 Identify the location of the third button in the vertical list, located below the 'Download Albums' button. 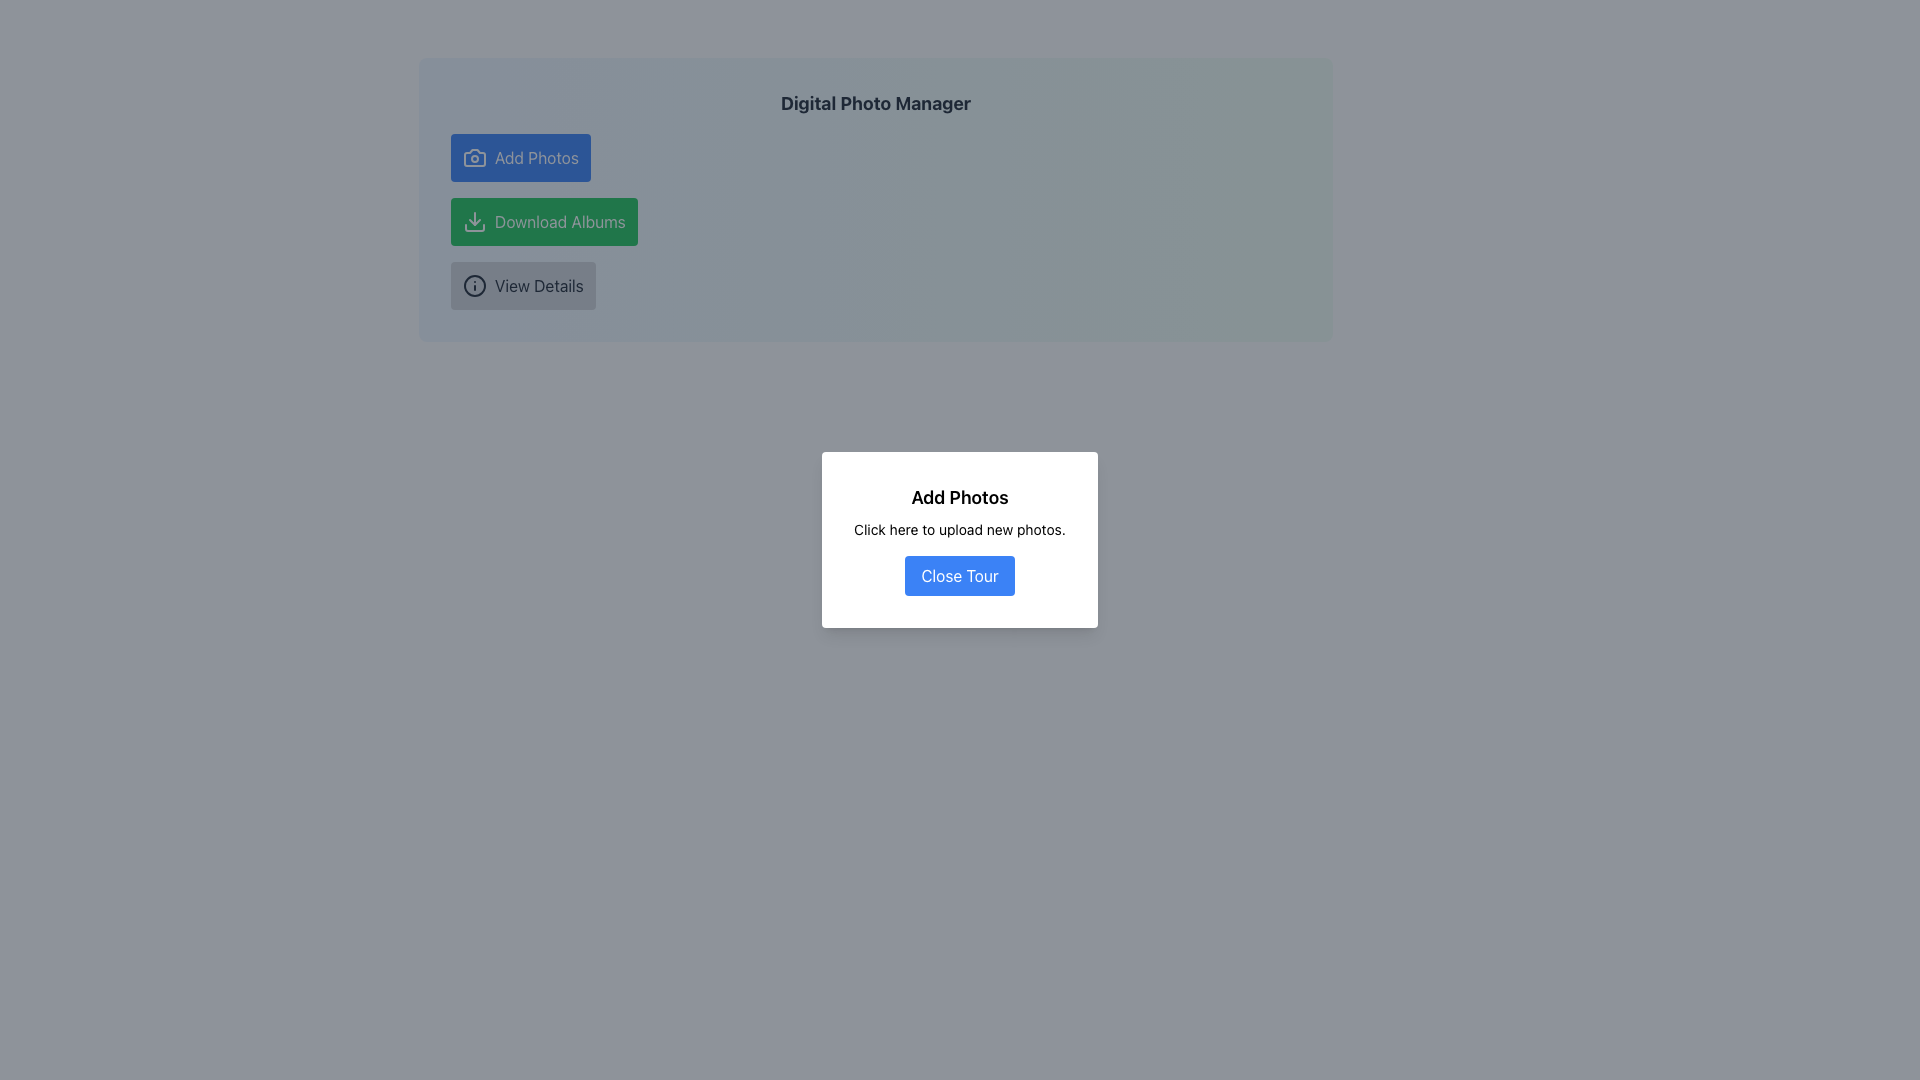
(523, 285).